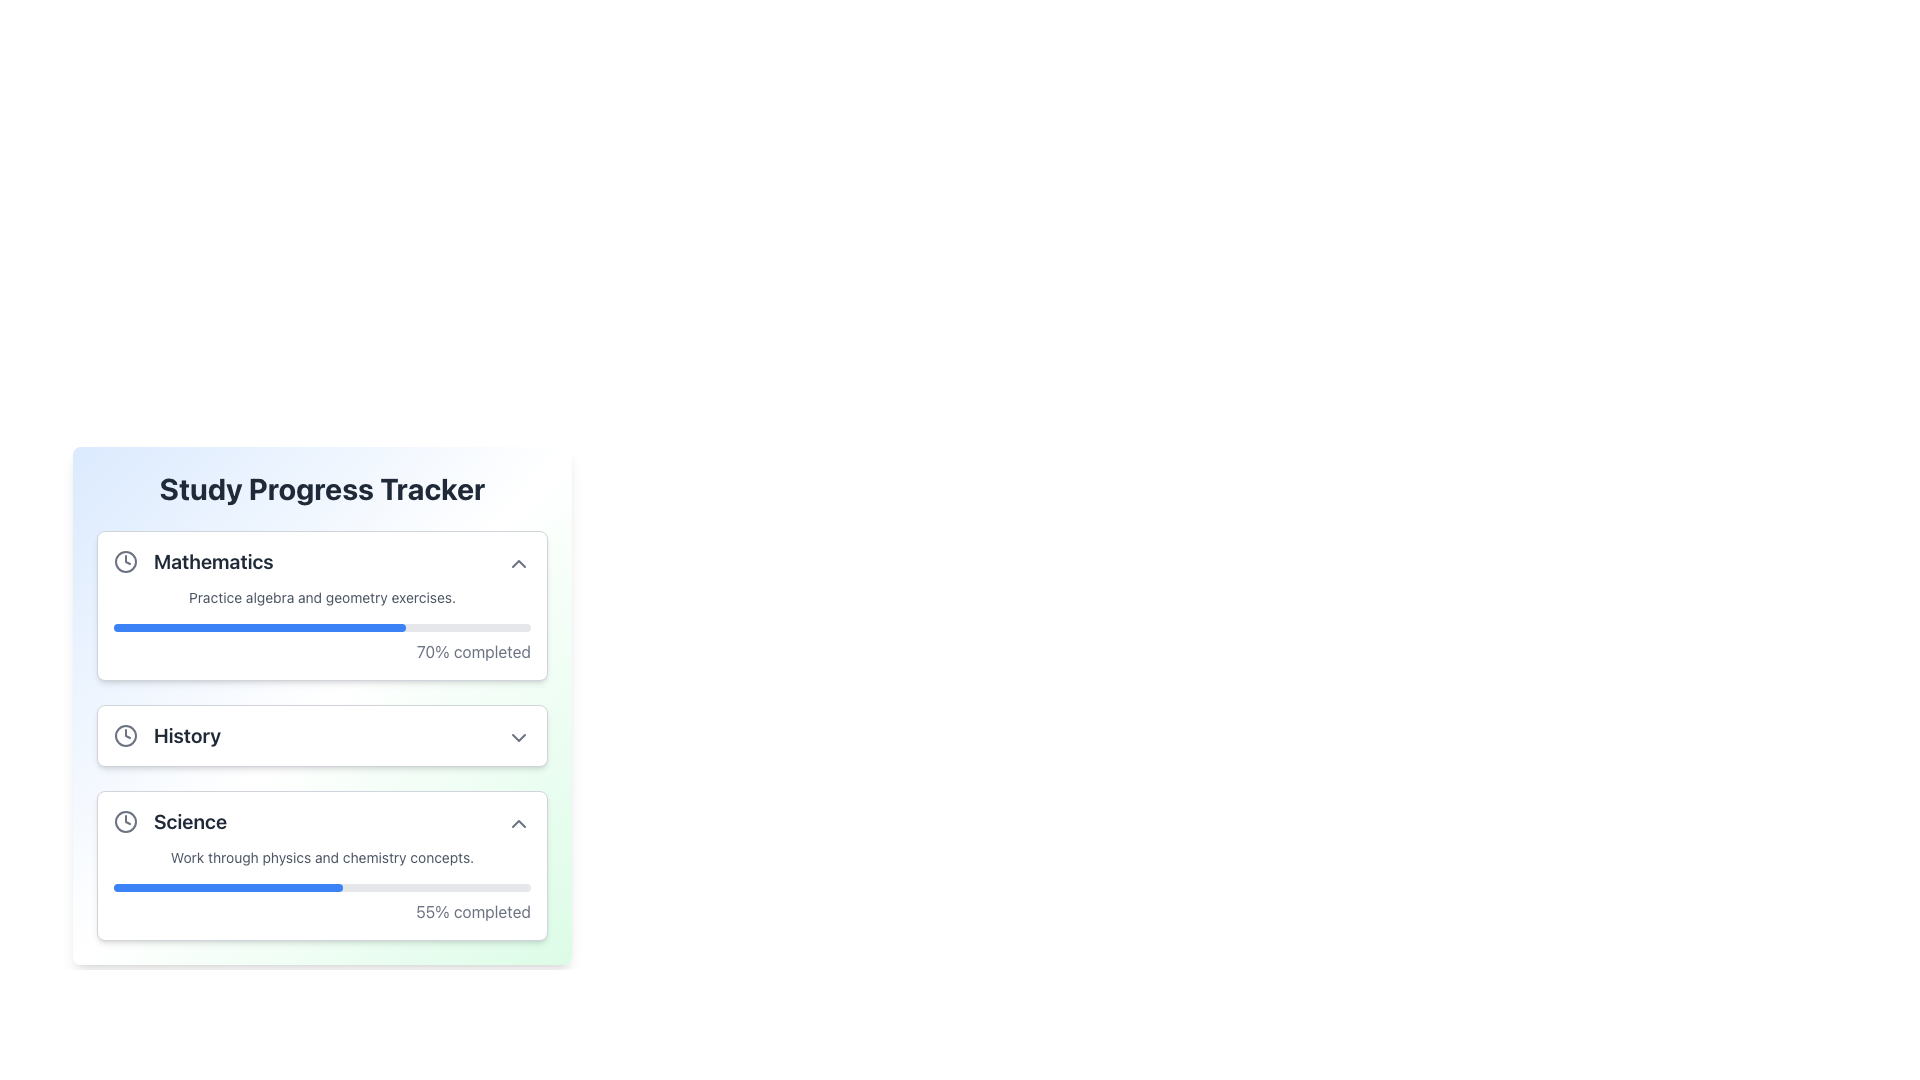 The image size is (1920, 1080). I want to click on the clock icon situated at the start of the 'History' section, adjacent to the title 'History', for informational purposes, so click(124, 736).